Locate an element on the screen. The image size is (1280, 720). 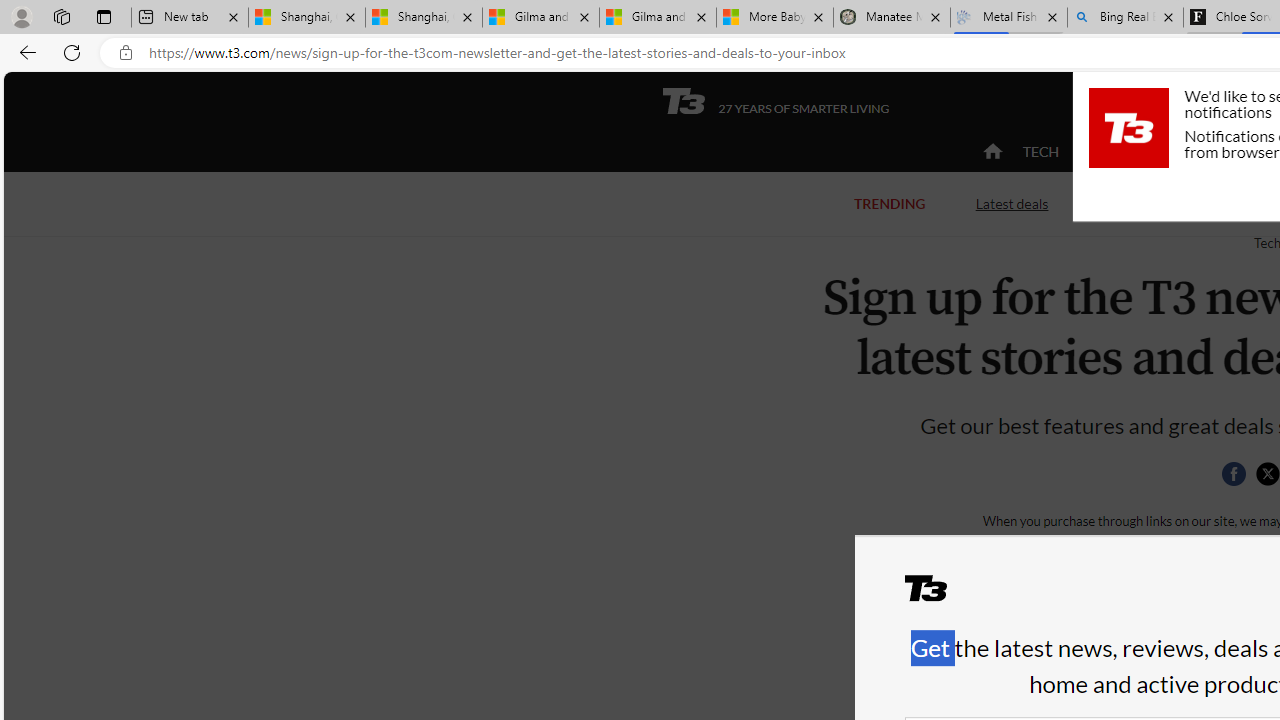
'T3' is located at coordinates (937, 594).